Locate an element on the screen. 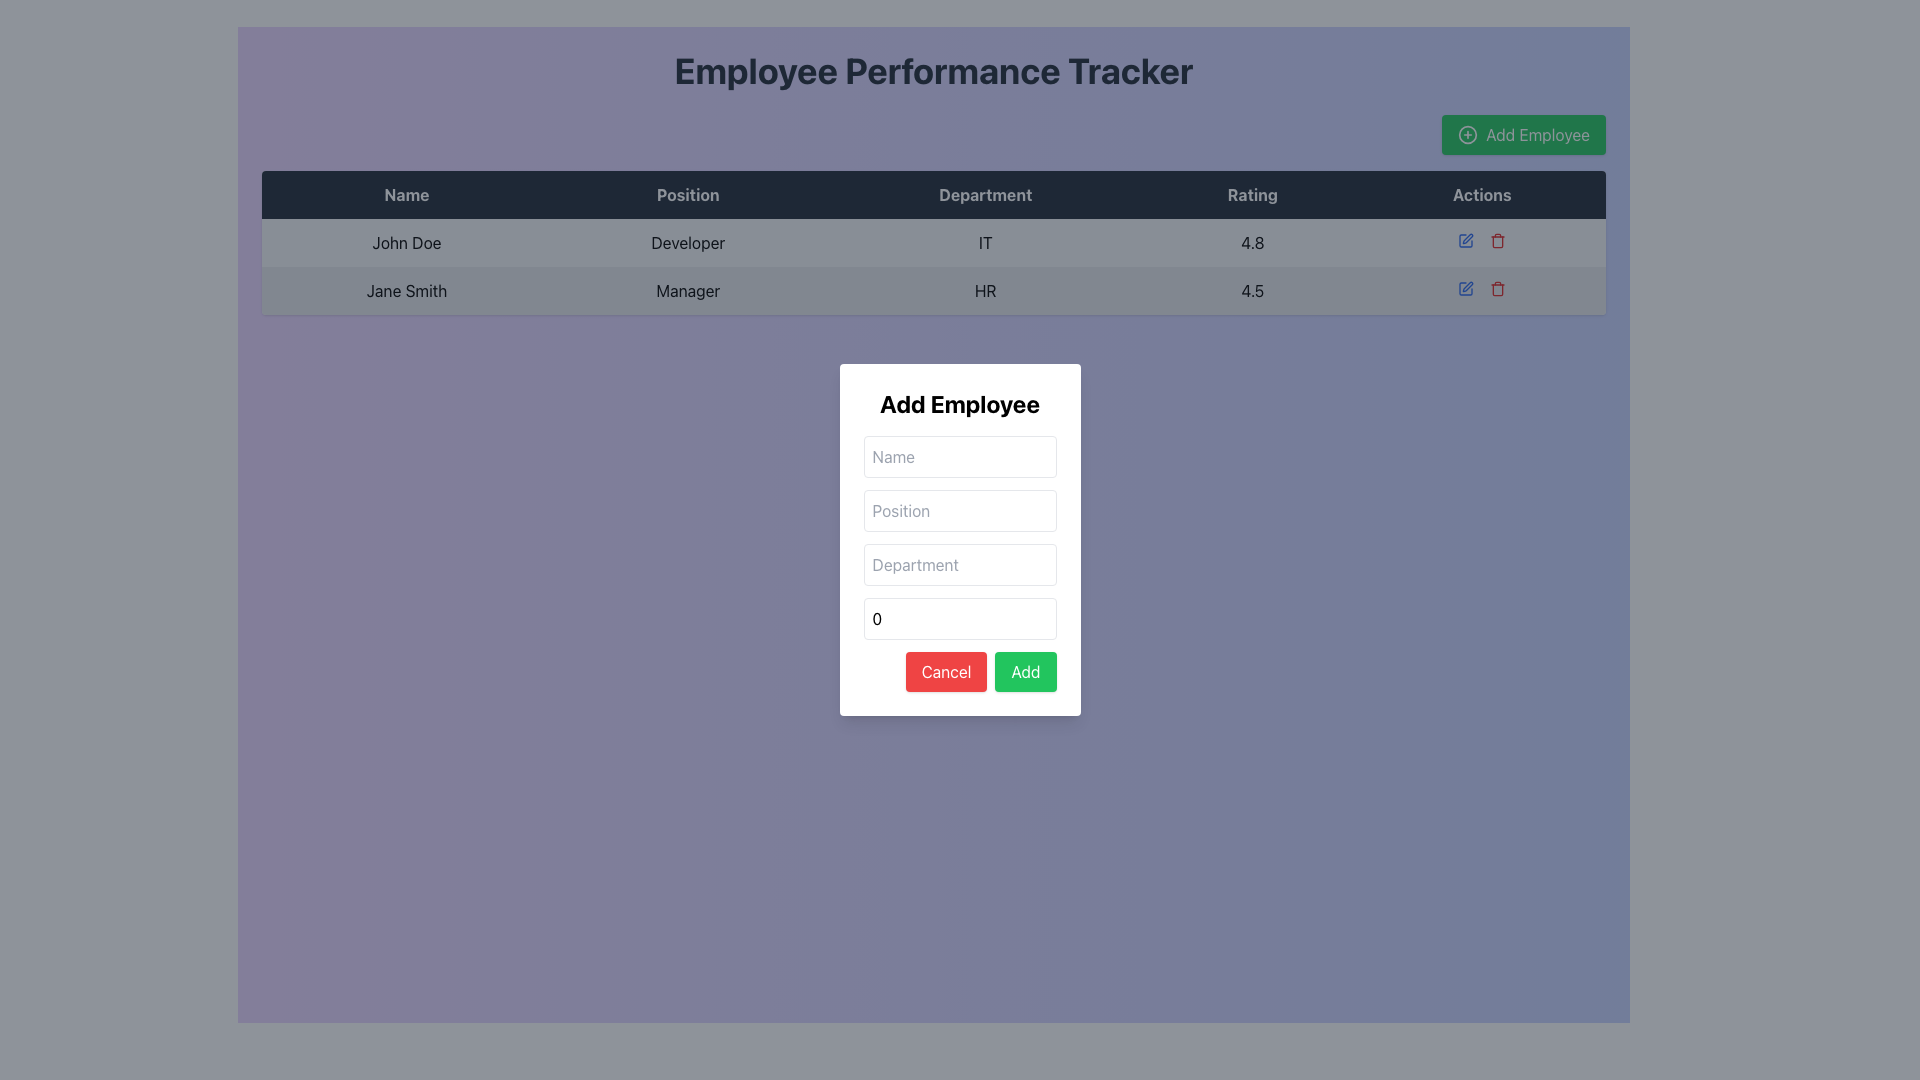 The width and height of the screenshot is (1920, 1080). the Table Header Row with a dark gray background and white text that contains the column titles: 'Name,' 'Position,' 'Department,' 'Rating,' and 'Actions.' is located at coordinates (933, 195).